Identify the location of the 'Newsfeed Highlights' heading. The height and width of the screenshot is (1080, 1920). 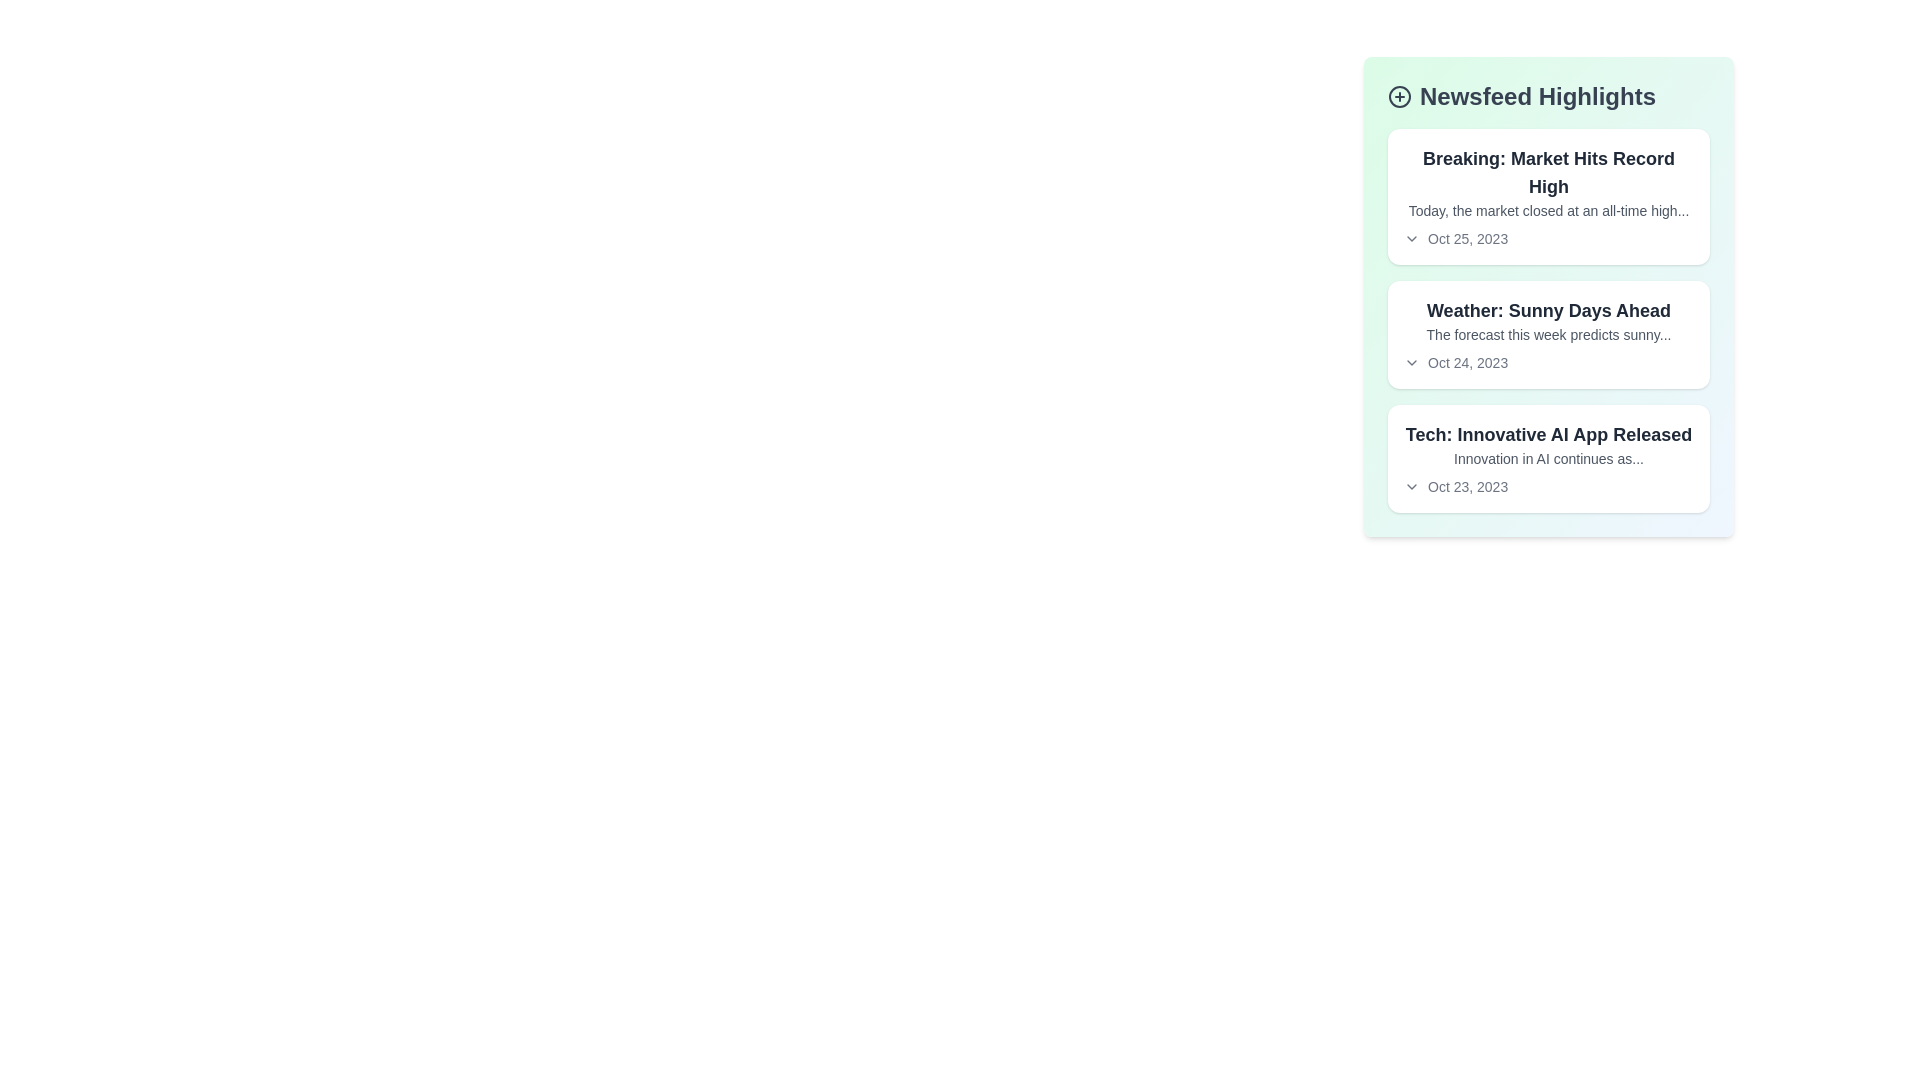
(1548, 96).